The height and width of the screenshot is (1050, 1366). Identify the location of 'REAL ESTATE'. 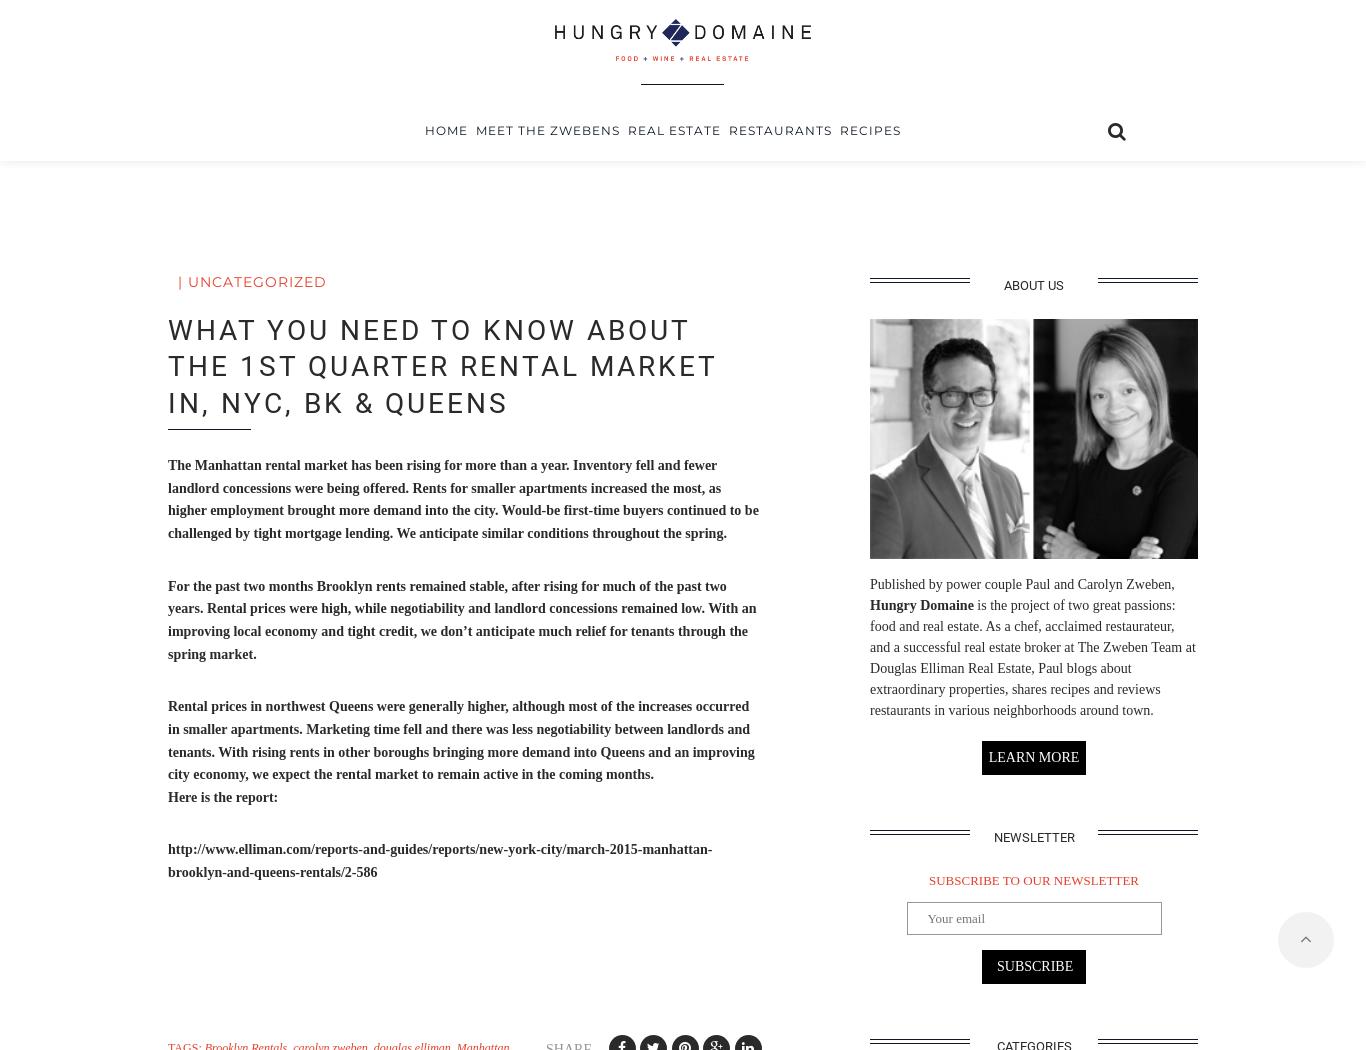
(671, 196).